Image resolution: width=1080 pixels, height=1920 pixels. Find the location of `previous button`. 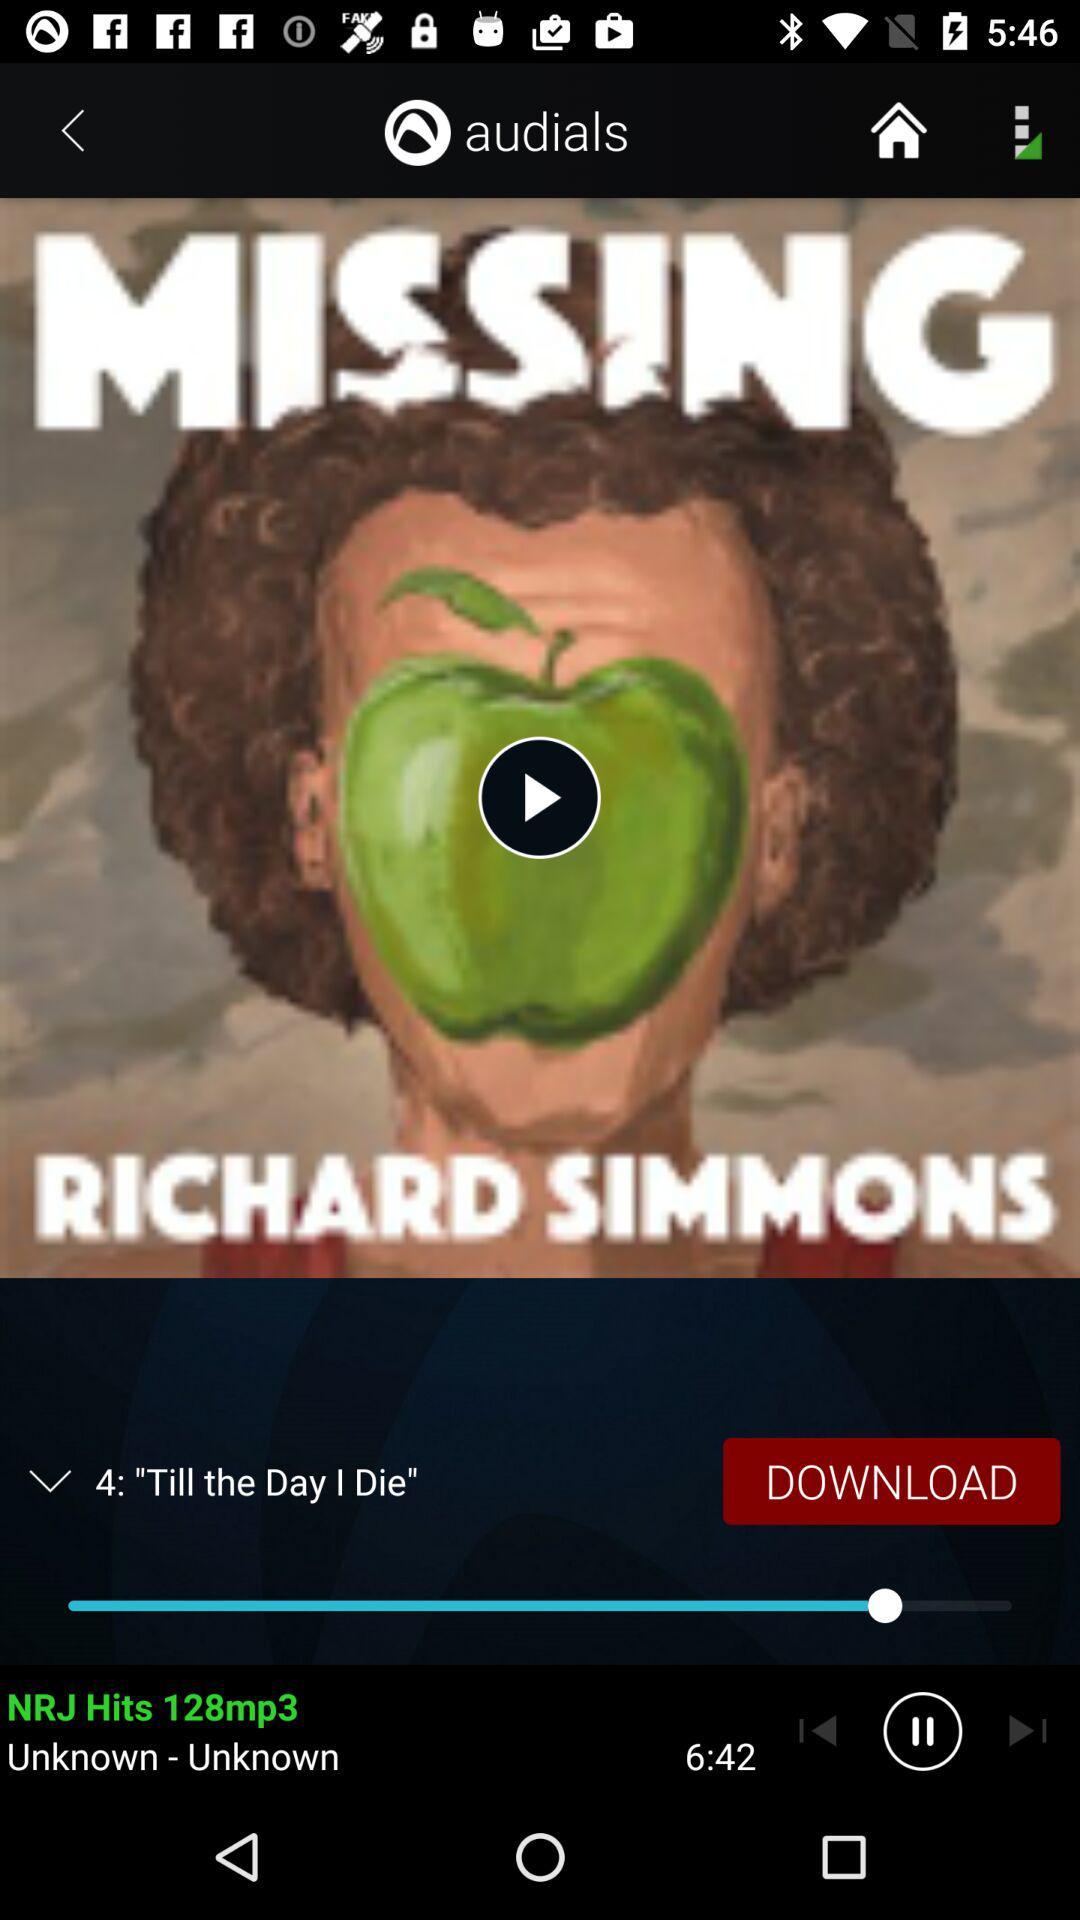

previous button is located at coordinates (817, 1730).